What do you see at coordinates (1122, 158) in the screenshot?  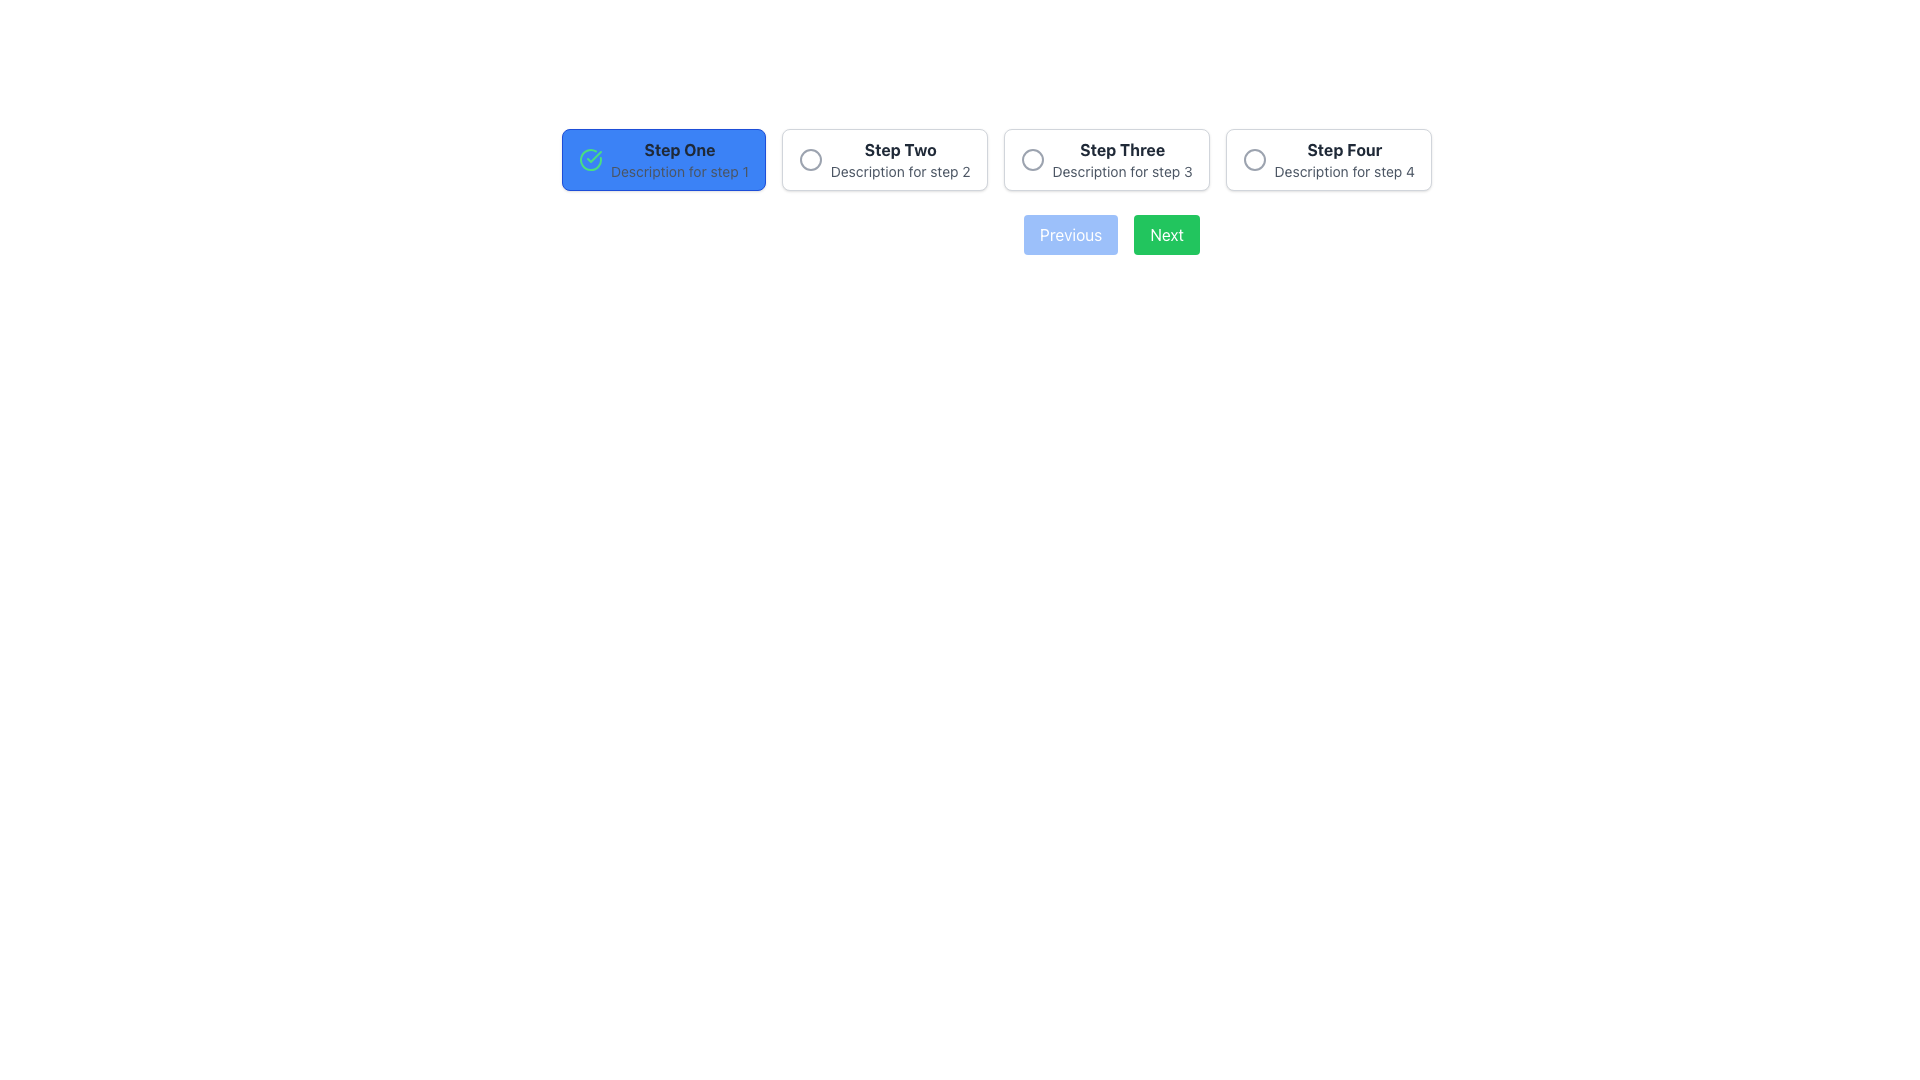 I see `the 'Step Three' indicator element for keyboard navigation` at bounding box center [1122, 158].